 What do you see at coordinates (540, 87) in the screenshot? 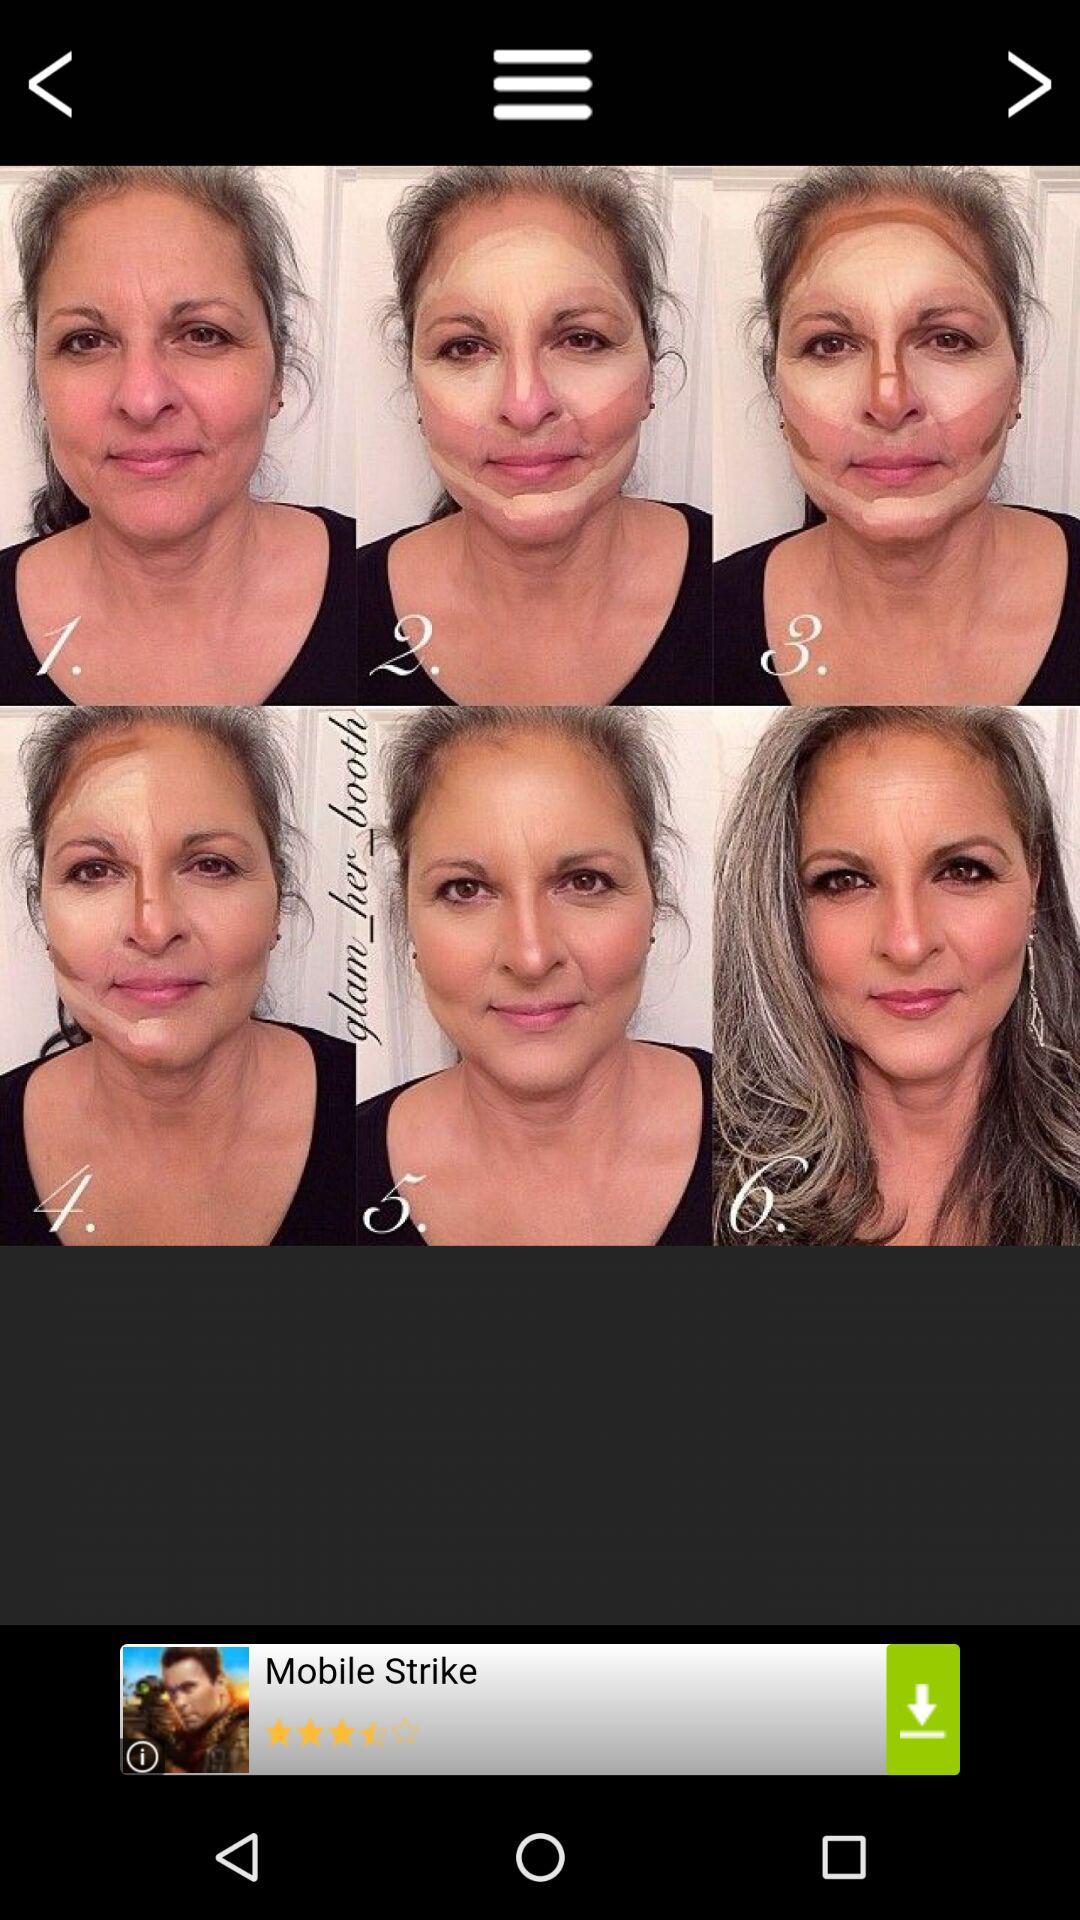
I see `the menu icon` at bounding box center [540, 87].